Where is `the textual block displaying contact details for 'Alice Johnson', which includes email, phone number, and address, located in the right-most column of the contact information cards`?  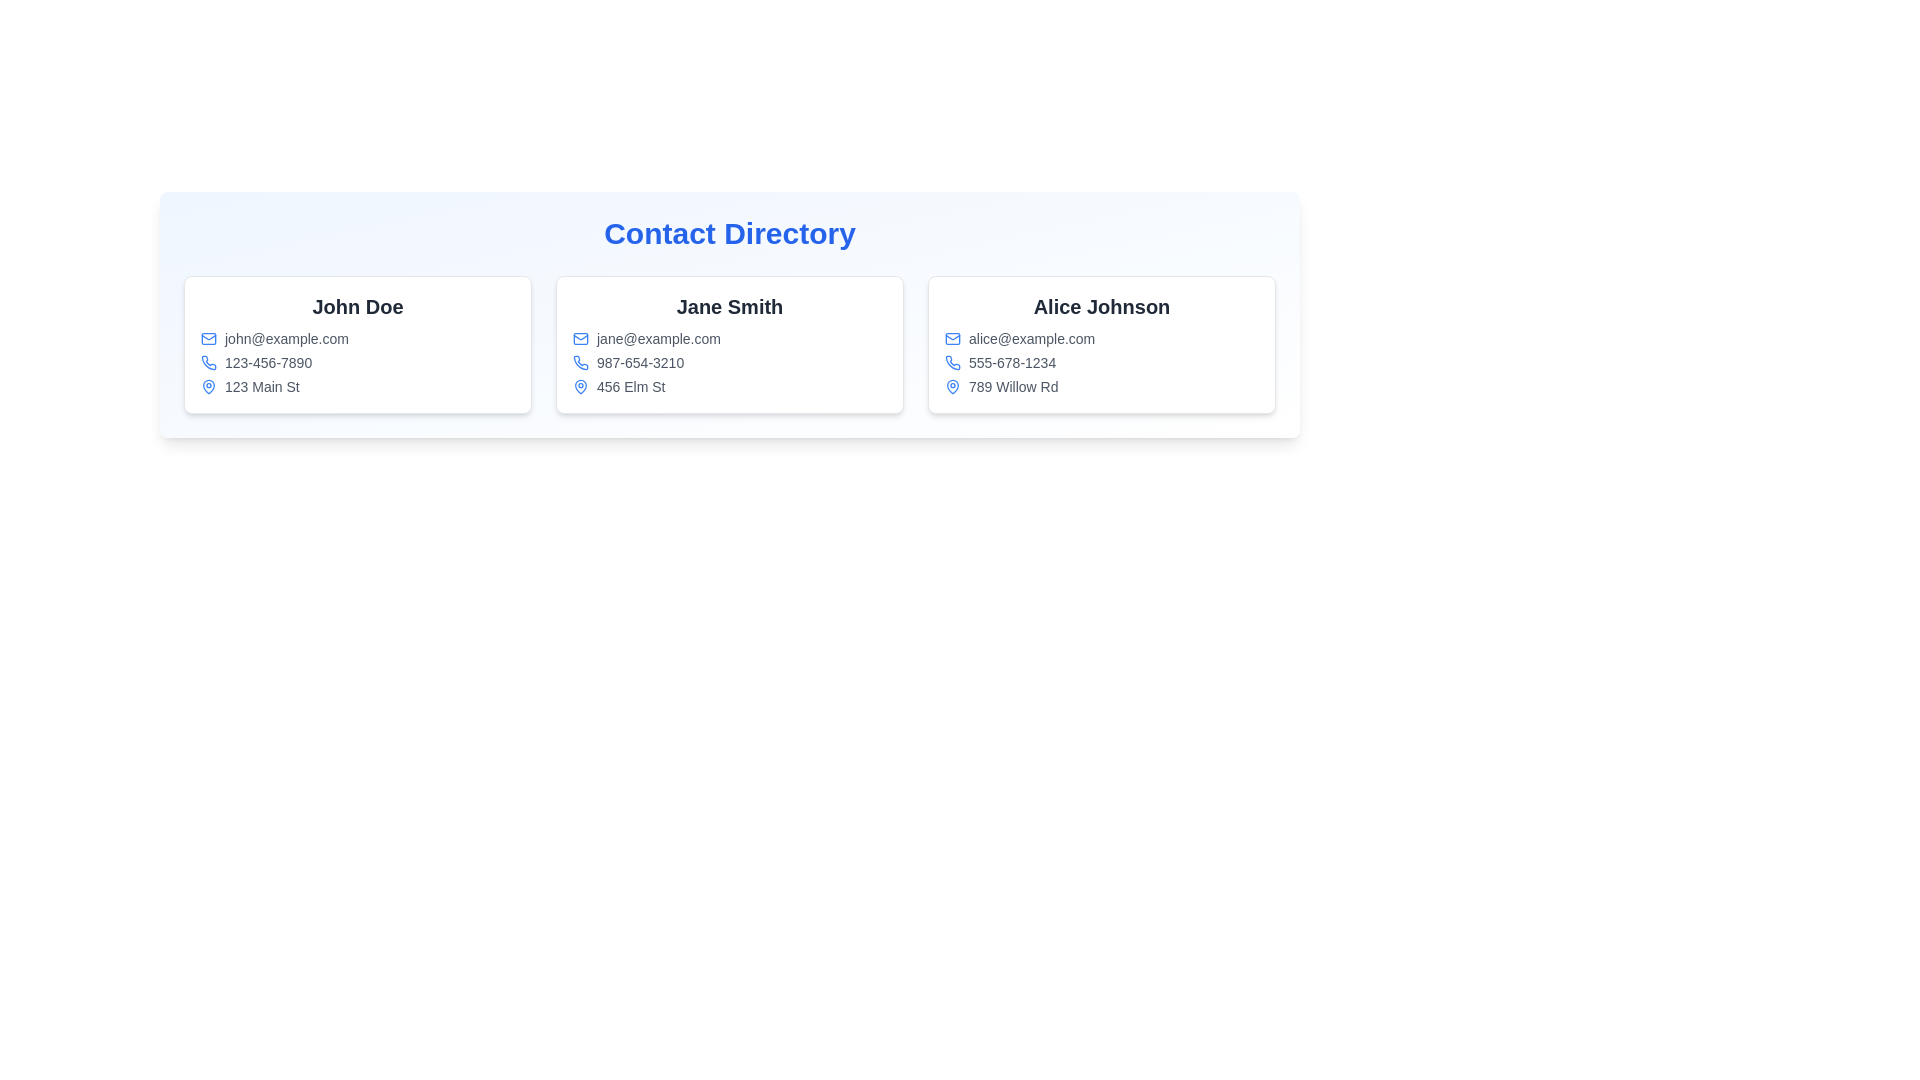 the textual block displaying contact details for 'Alice Johnson', which includes email, phone number, and address, located in the right-most column of the contact information cards is located at coordinates (1101, 362).